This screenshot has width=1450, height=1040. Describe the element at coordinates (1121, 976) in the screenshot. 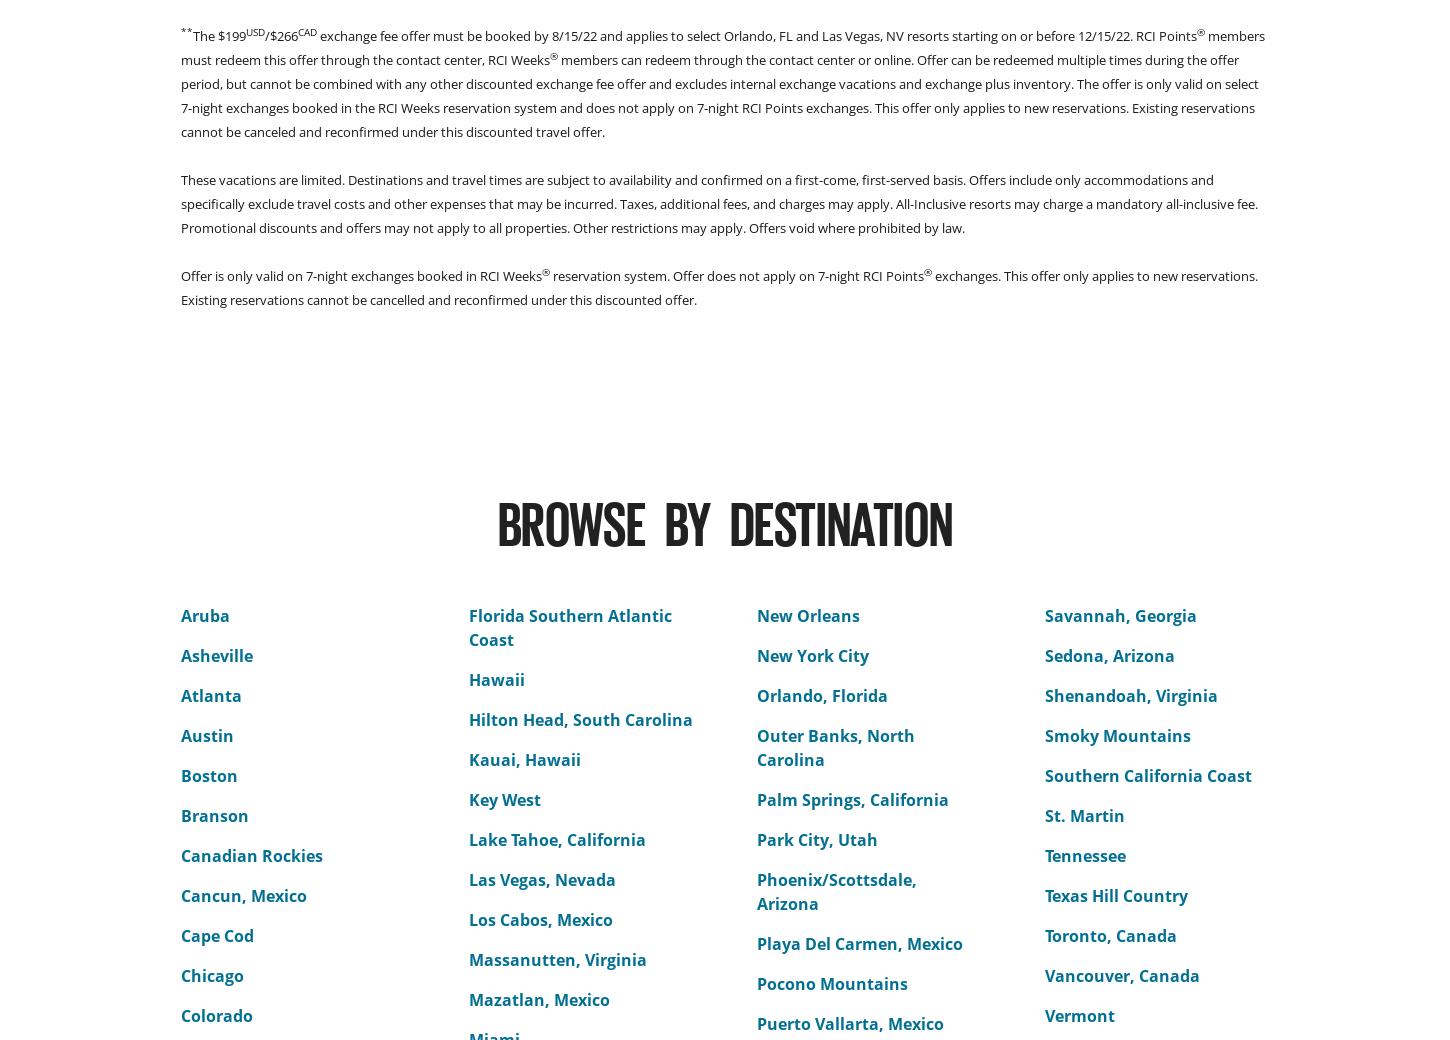

I see `'Vancouver, Canada'` at that location.